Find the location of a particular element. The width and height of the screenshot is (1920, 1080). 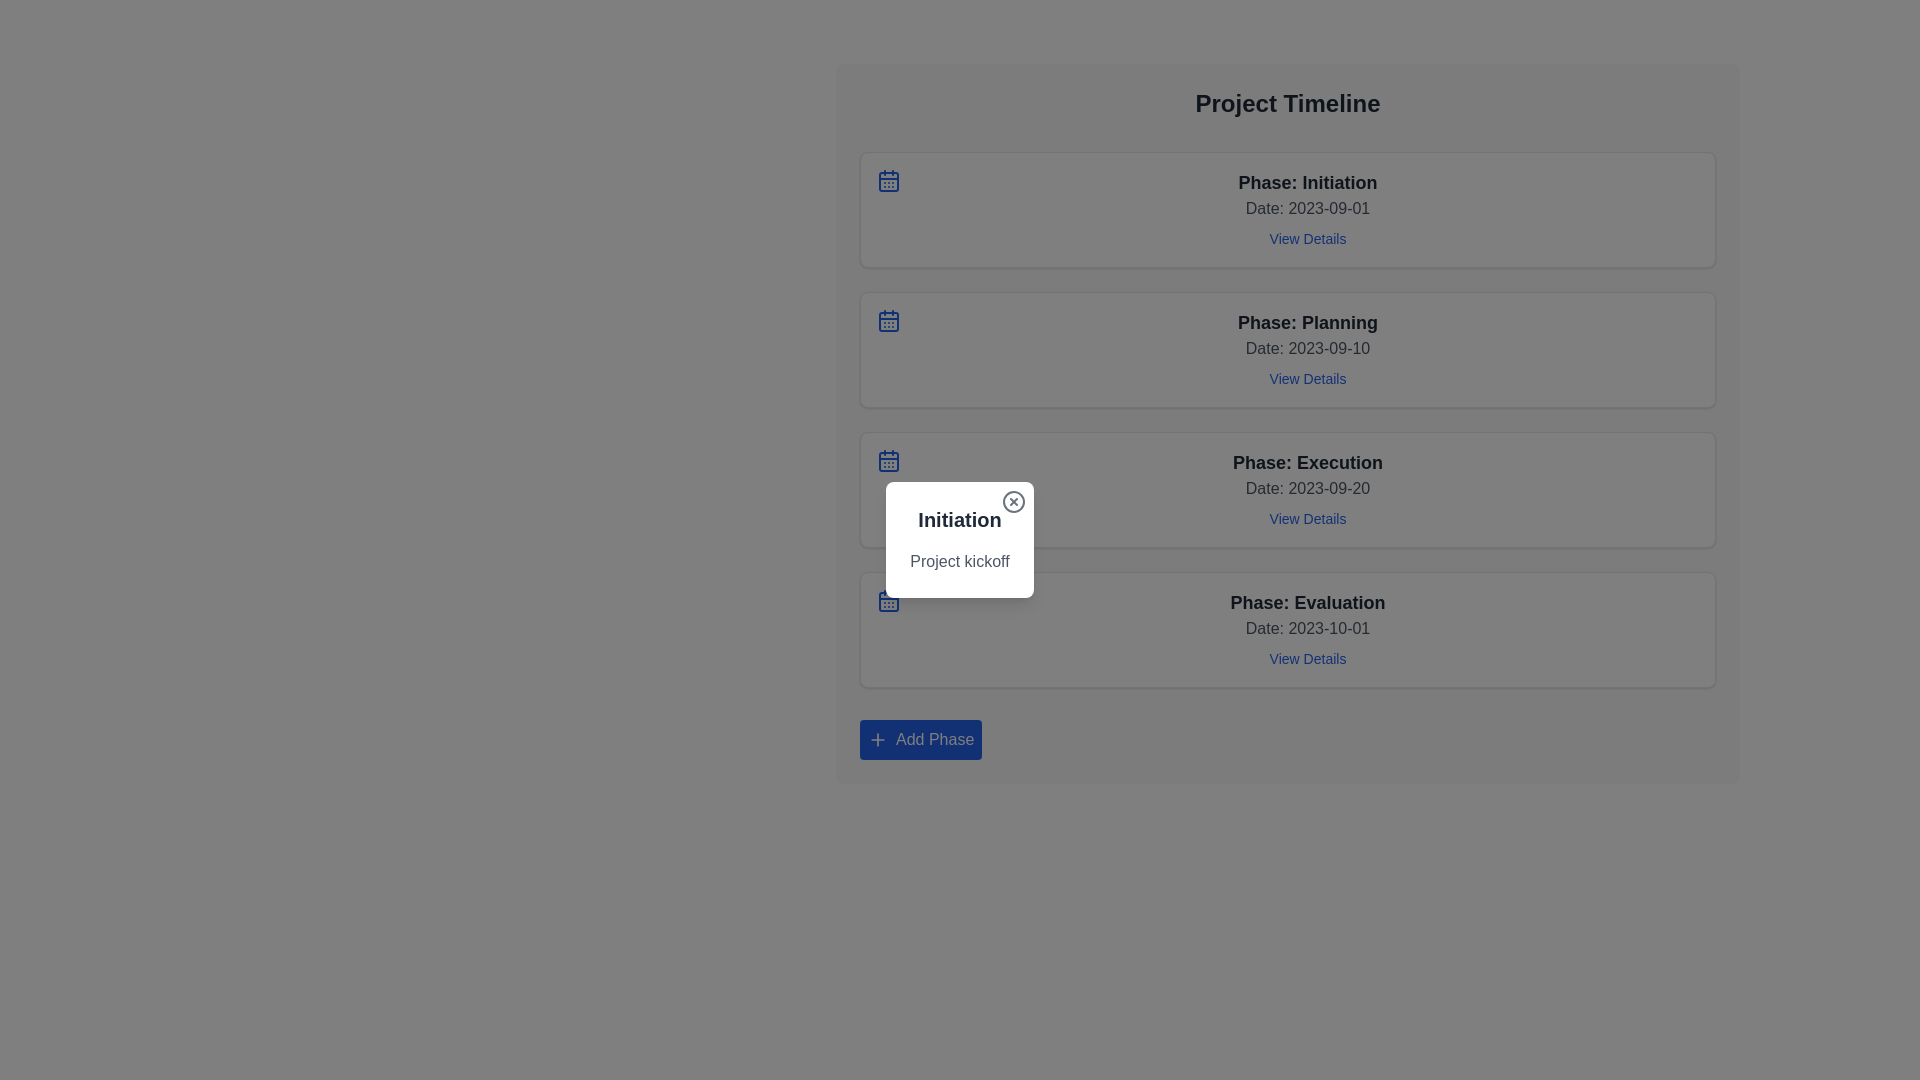

the static text label displaying 'Date: 2023-09-10' in gray font, located in the second card of the timeline layout below the 'Phase: Planning' heading is located at coordinates (1308, 347).